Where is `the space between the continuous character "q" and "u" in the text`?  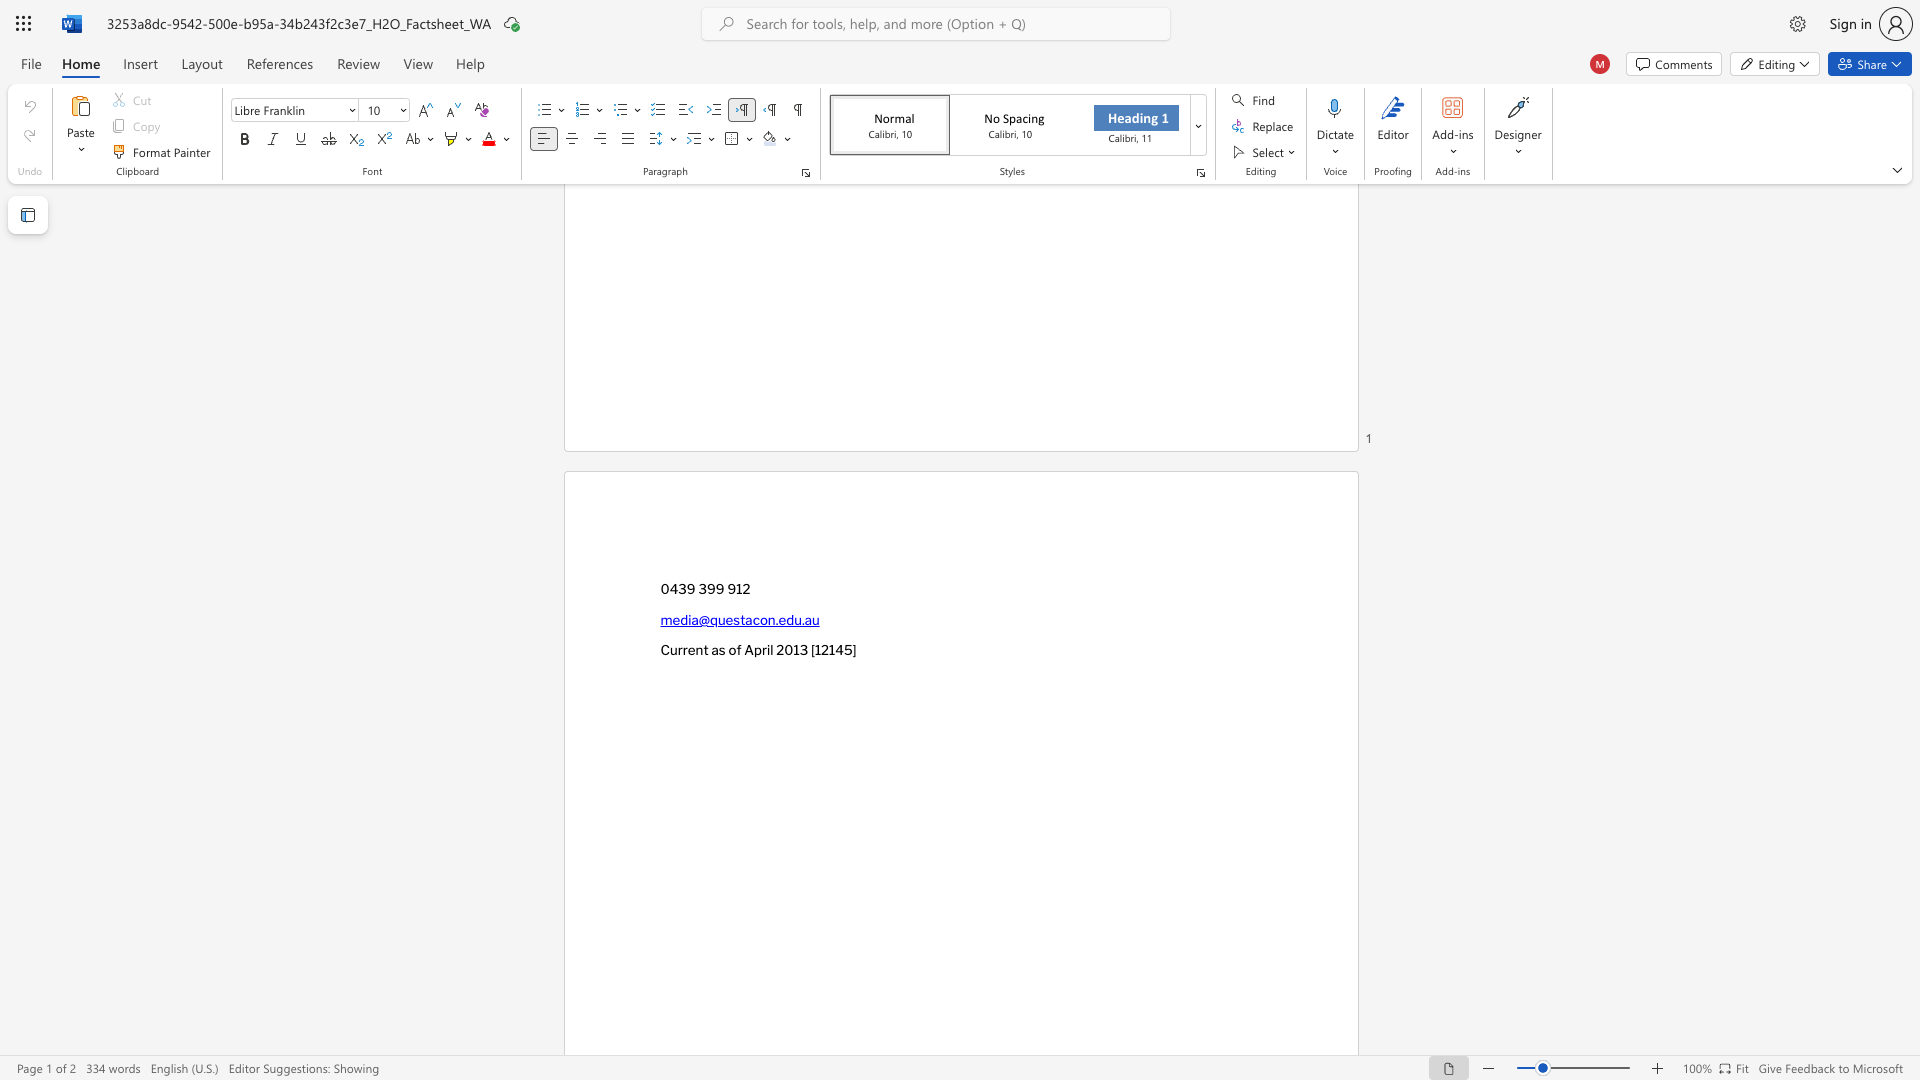
the space between the continuous character "q" and "u" in the text is located at coordinates (717, 618).